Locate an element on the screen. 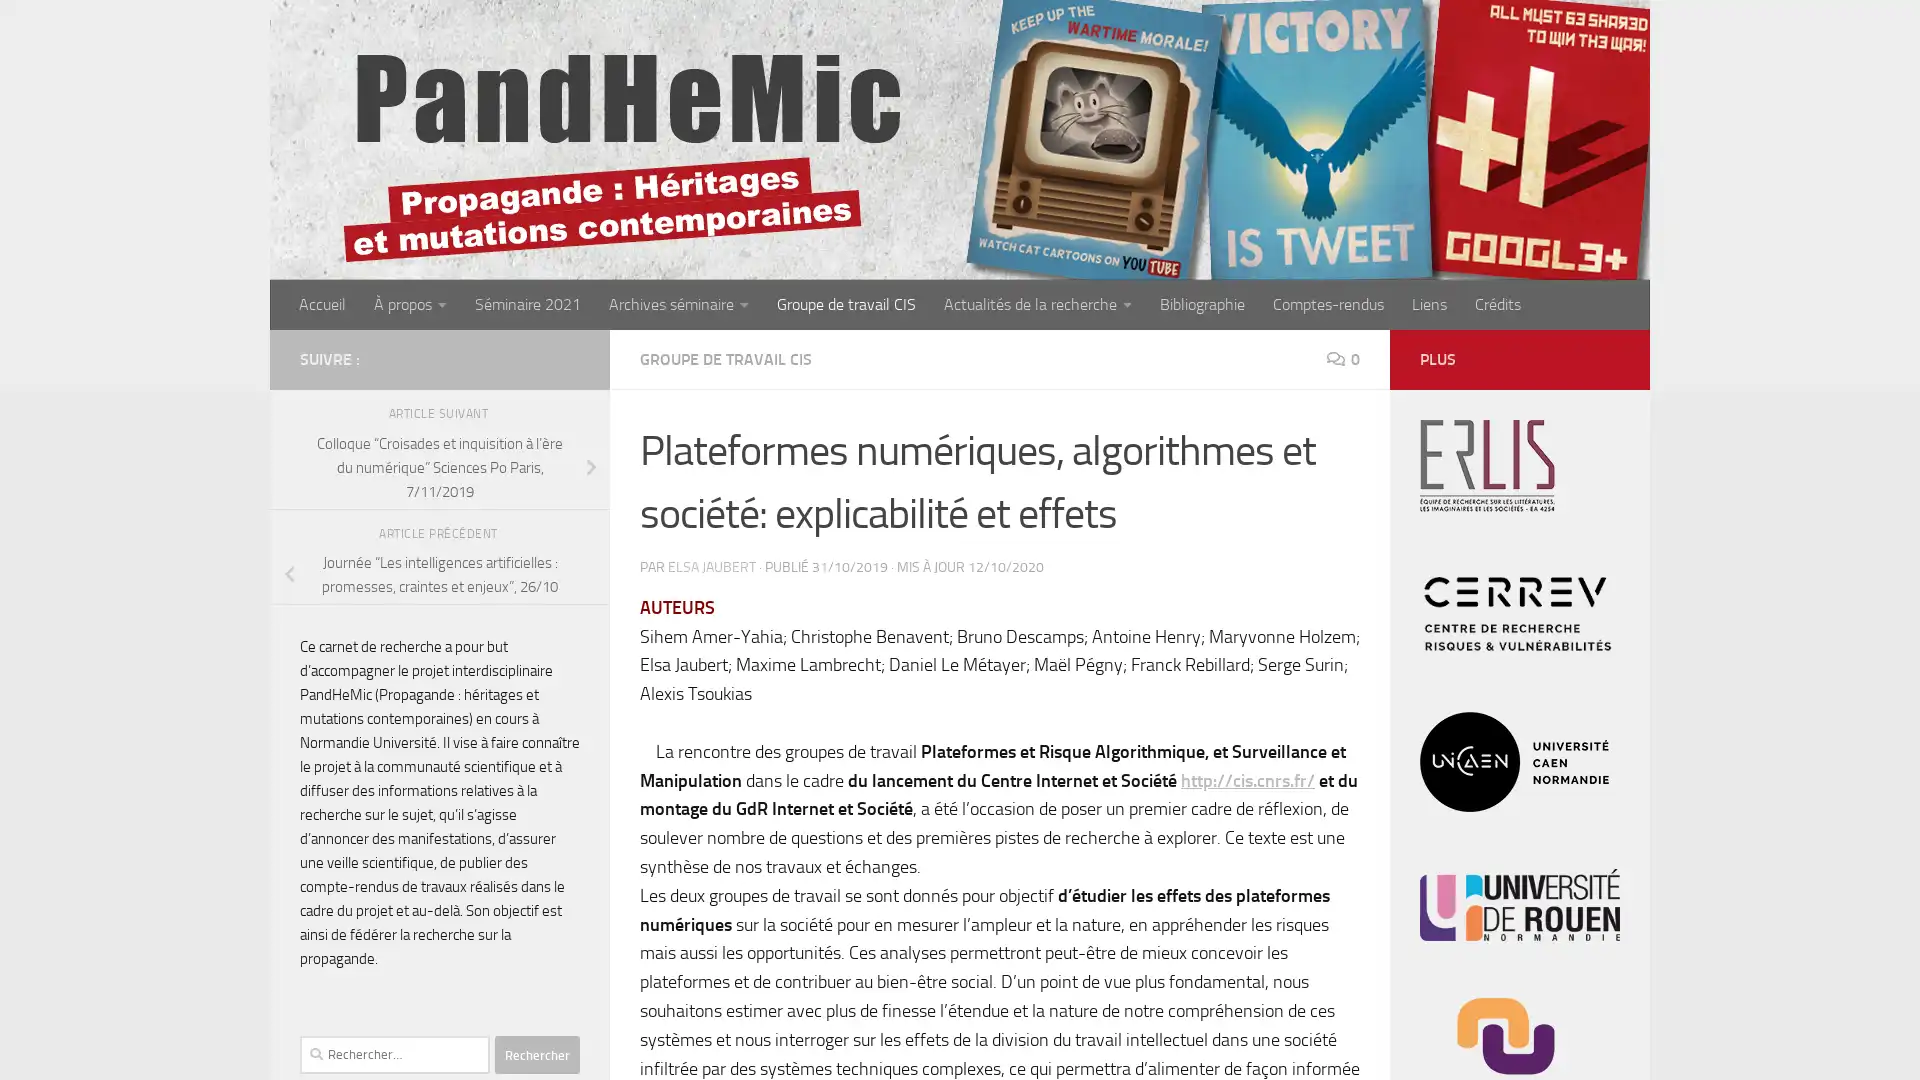 This screenshot has width=1920, height=1080. Rechercher is located at coordinates (537, 1054).